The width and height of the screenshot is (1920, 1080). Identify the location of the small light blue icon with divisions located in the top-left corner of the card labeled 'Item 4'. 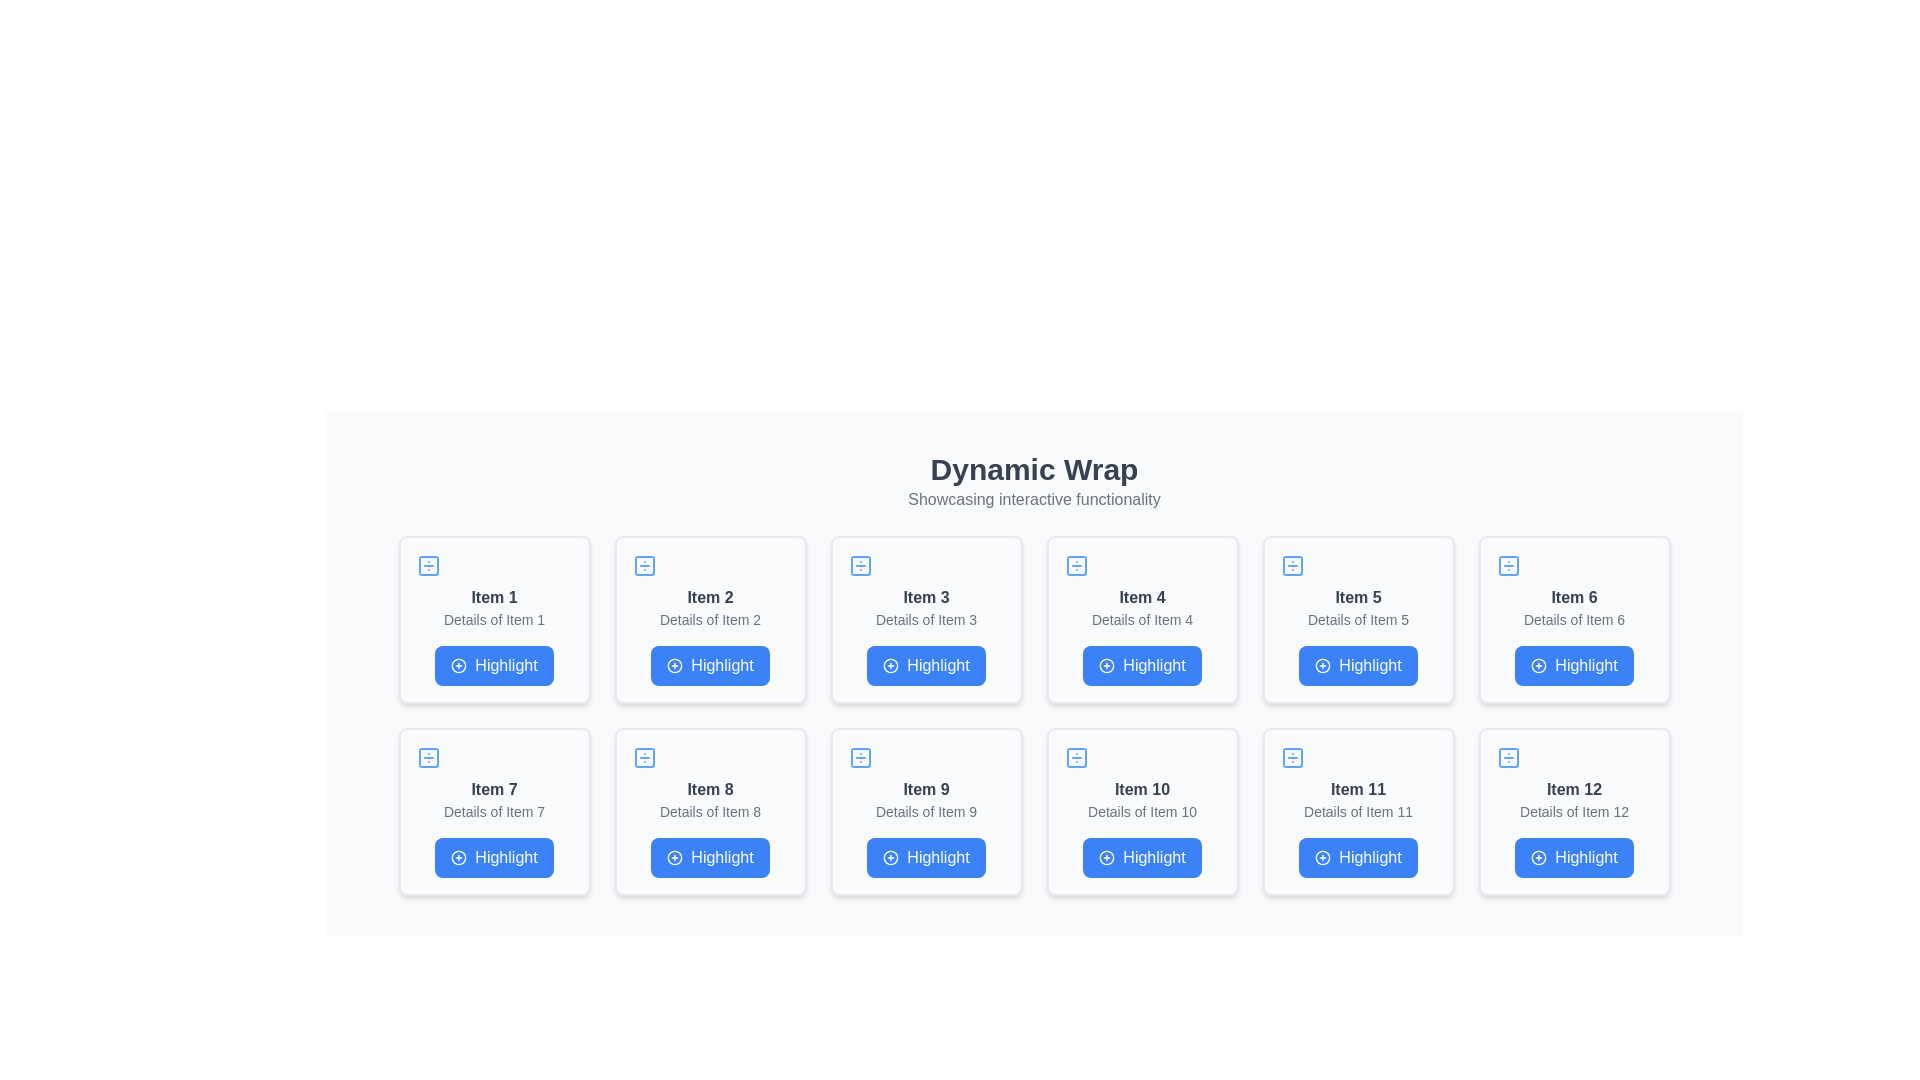
(1075, 566).